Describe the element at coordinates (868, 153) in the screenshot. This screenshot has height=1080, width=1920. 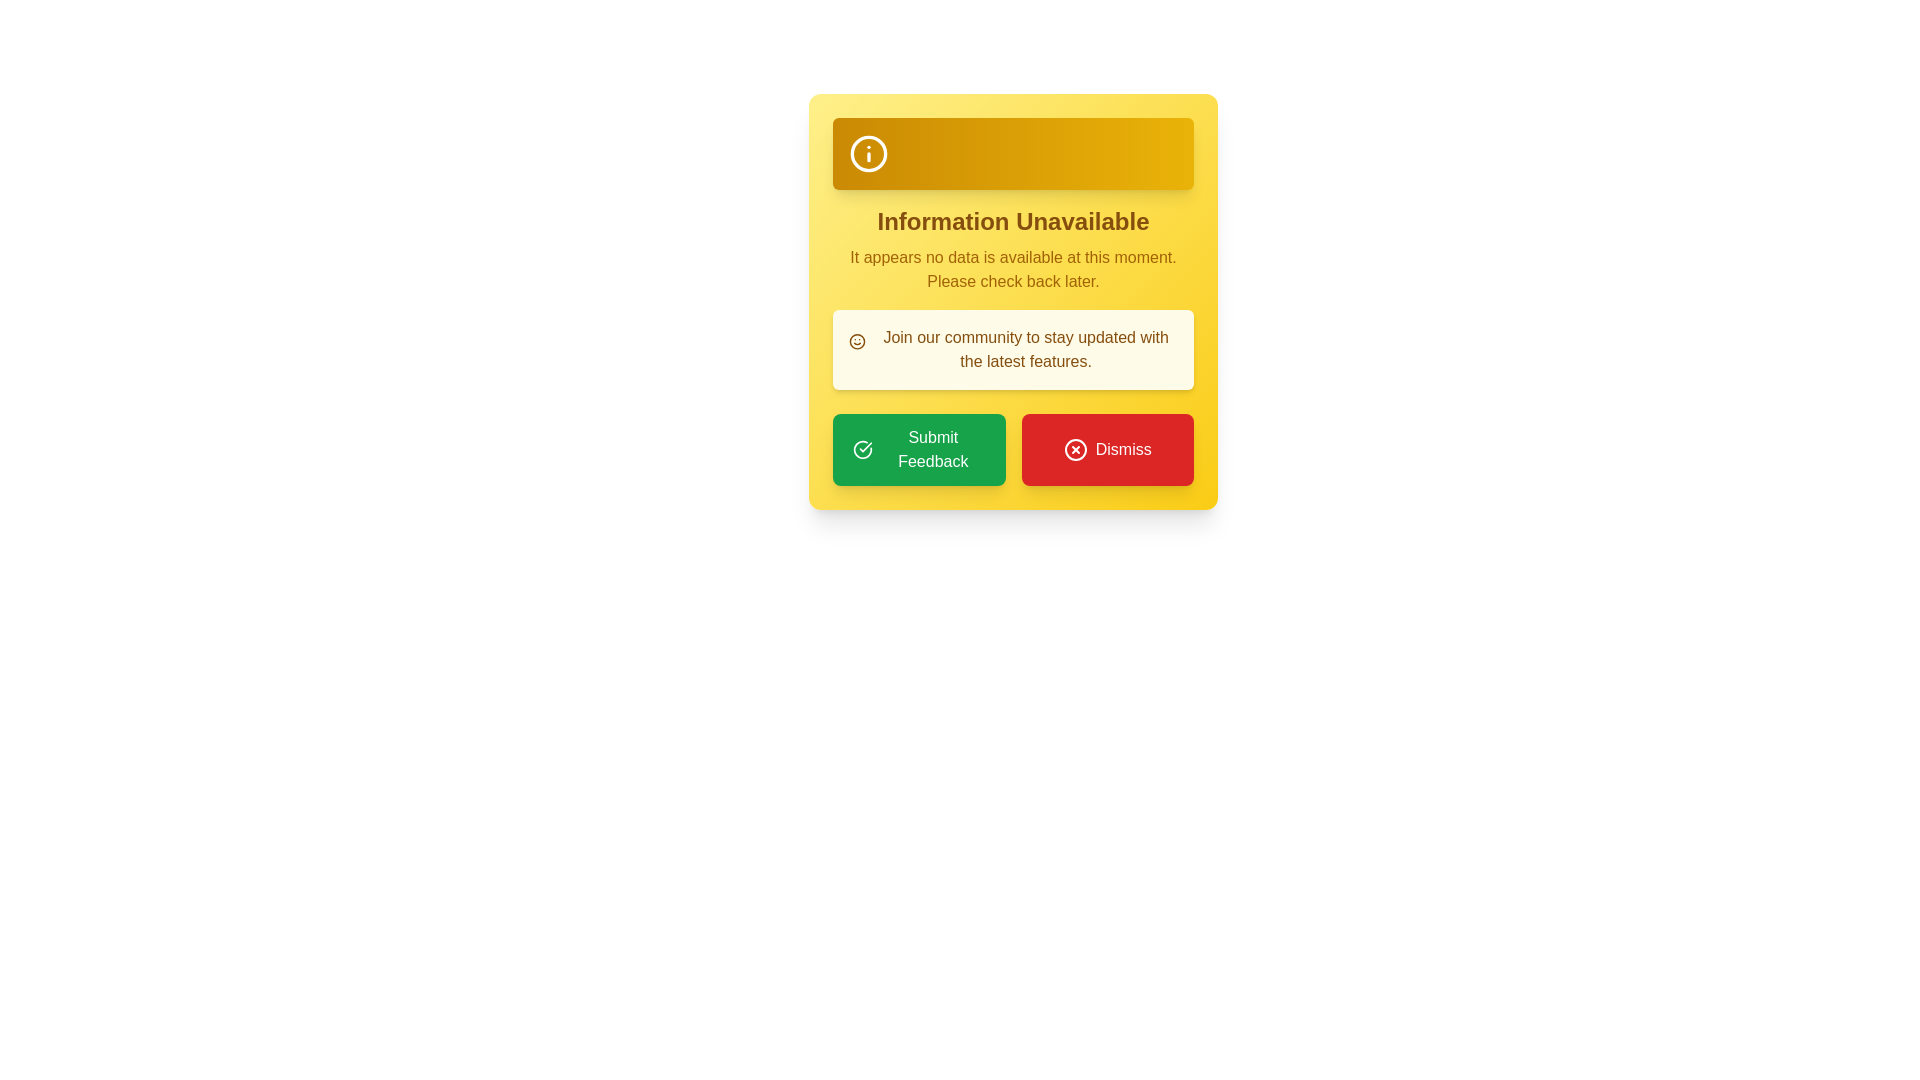
I see `the information indicator icon located in the upper-left corner of the rectangular box with a gradient yellow-orange background` at that location.